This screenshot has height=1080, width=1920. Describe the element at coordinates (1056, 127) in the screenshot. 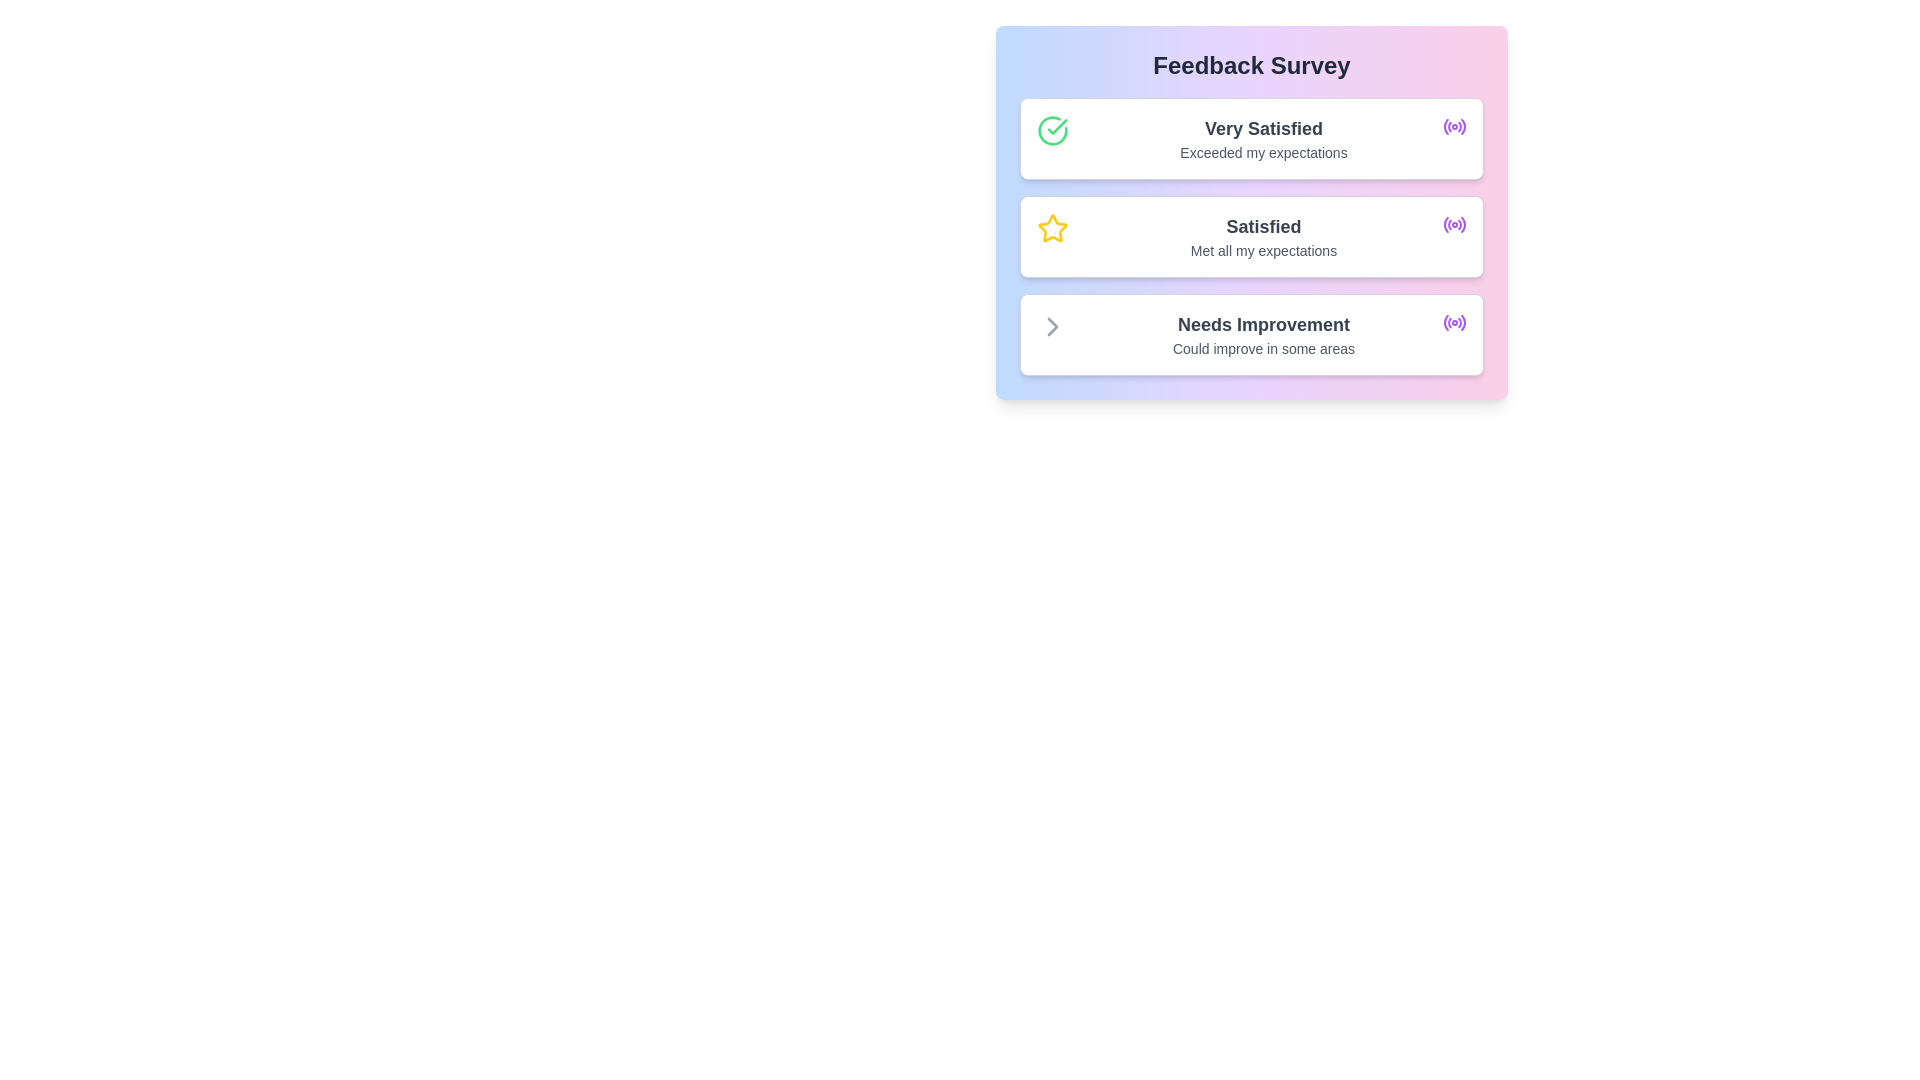

I see `the green check-mark icon's decorative graphical element associated with the 'Very Satisfied' feedback option` at that location.